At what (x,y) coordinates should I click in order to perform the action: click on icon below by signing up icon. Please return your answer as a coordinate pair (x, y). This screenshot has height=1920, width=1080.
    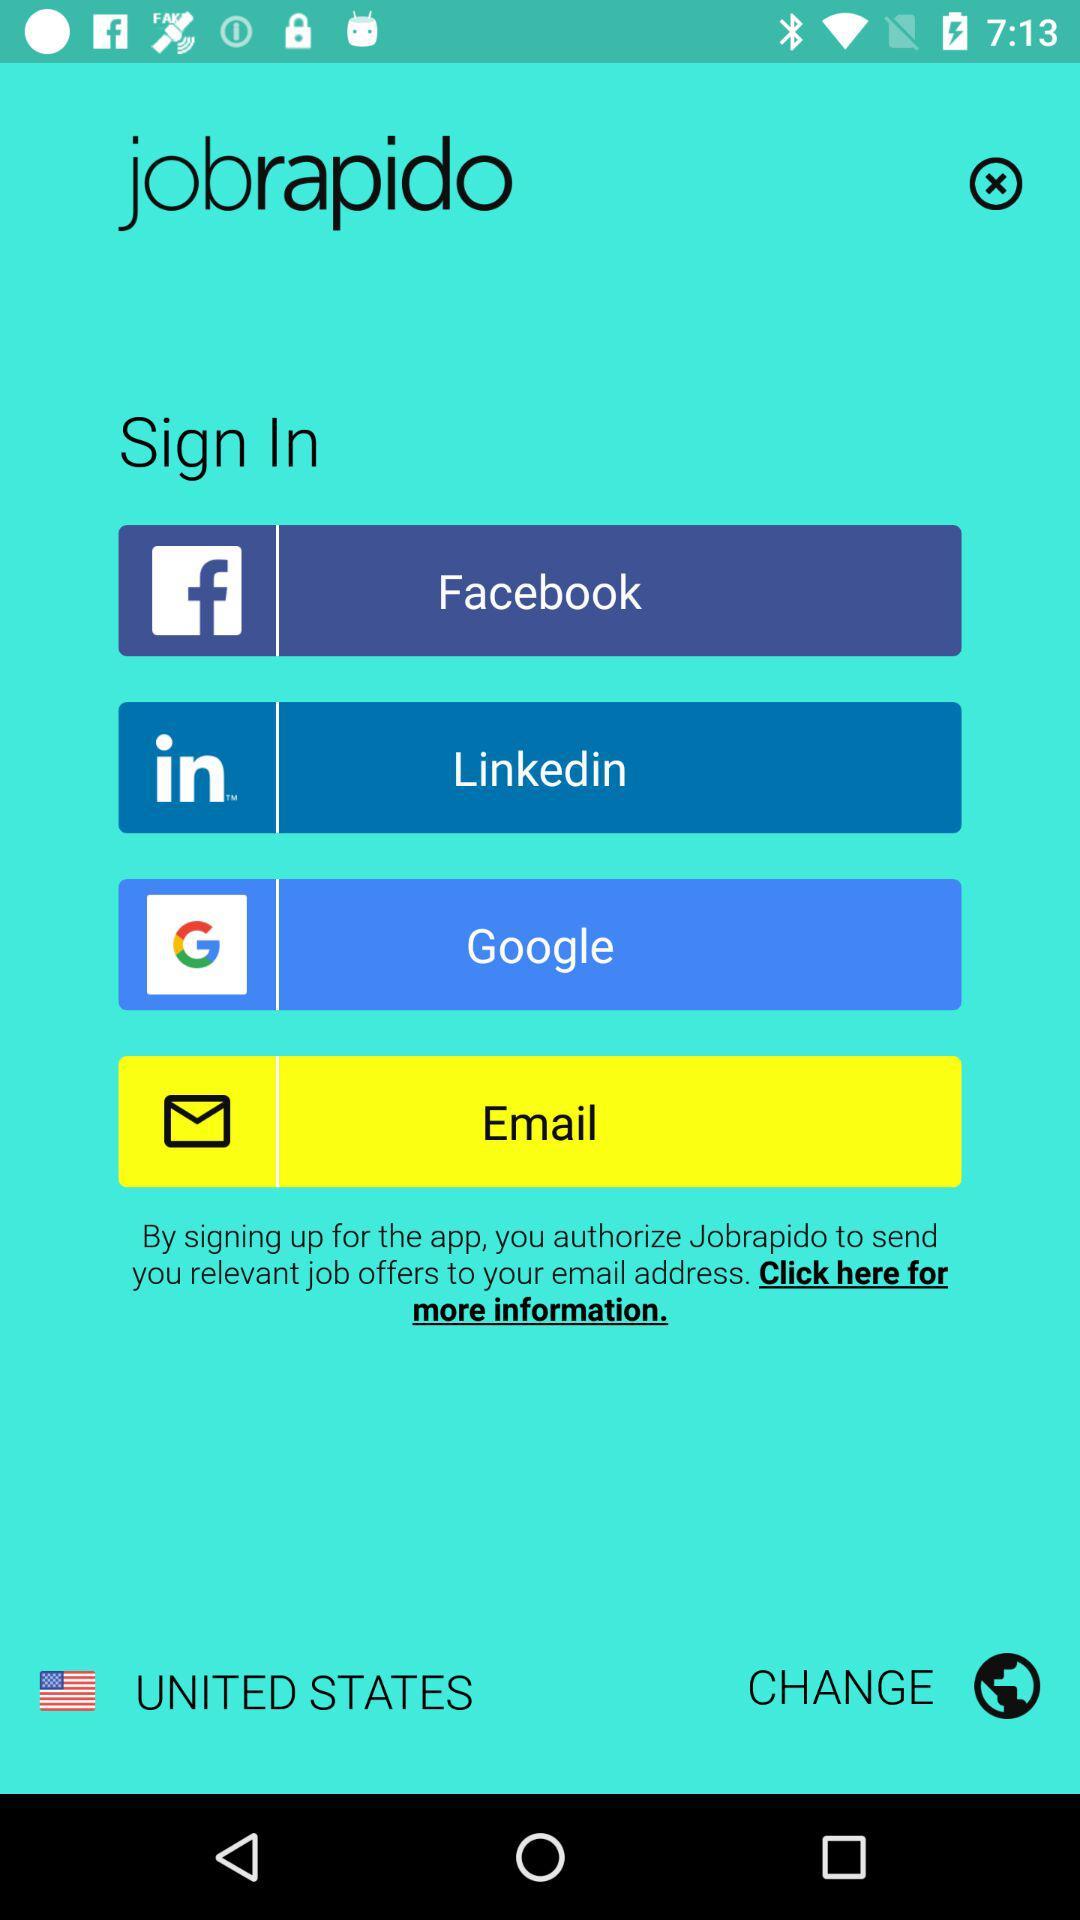
    Looking at the image, I should click on (255, 1690).